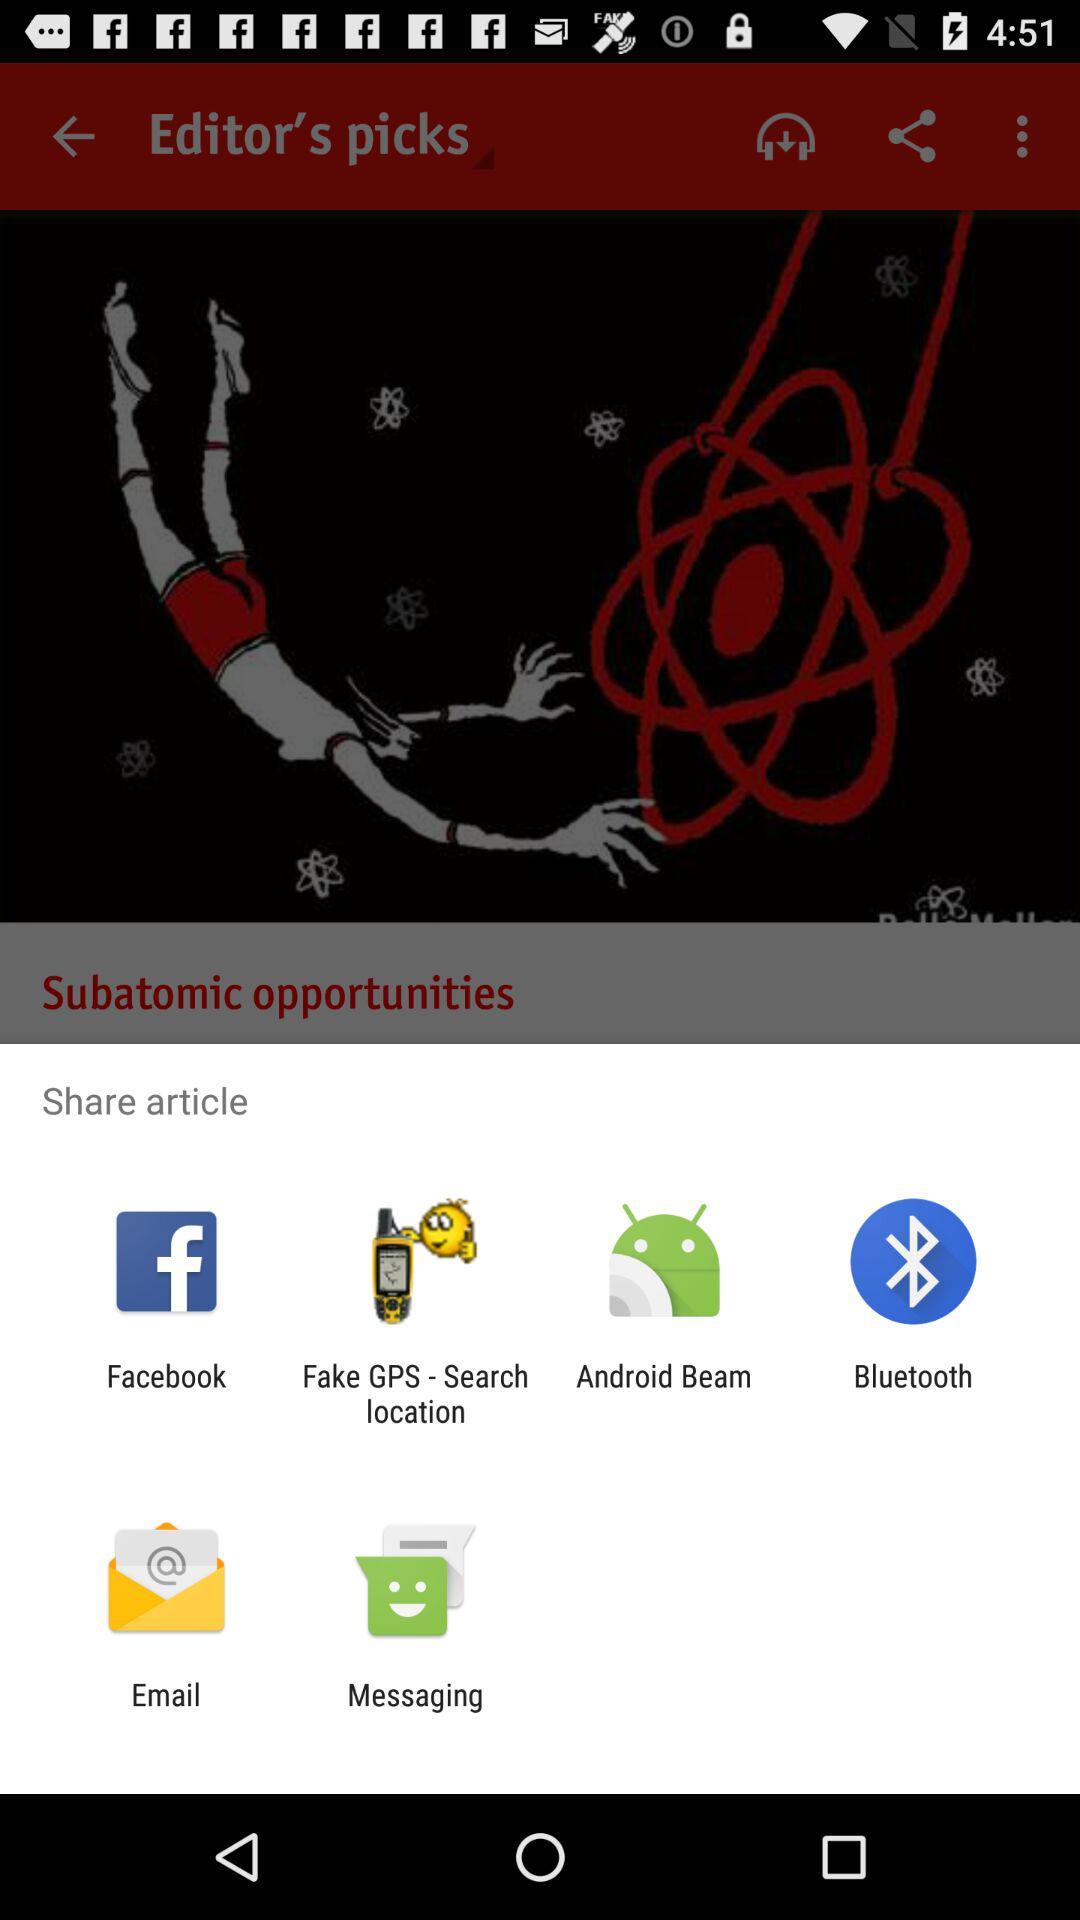 This screenshot has height=1920, width=1080. What do you see at coordinates (414, 1392) in the screenshot?
I see `the item to the right of facebook` at bounding box center [414, 1392].